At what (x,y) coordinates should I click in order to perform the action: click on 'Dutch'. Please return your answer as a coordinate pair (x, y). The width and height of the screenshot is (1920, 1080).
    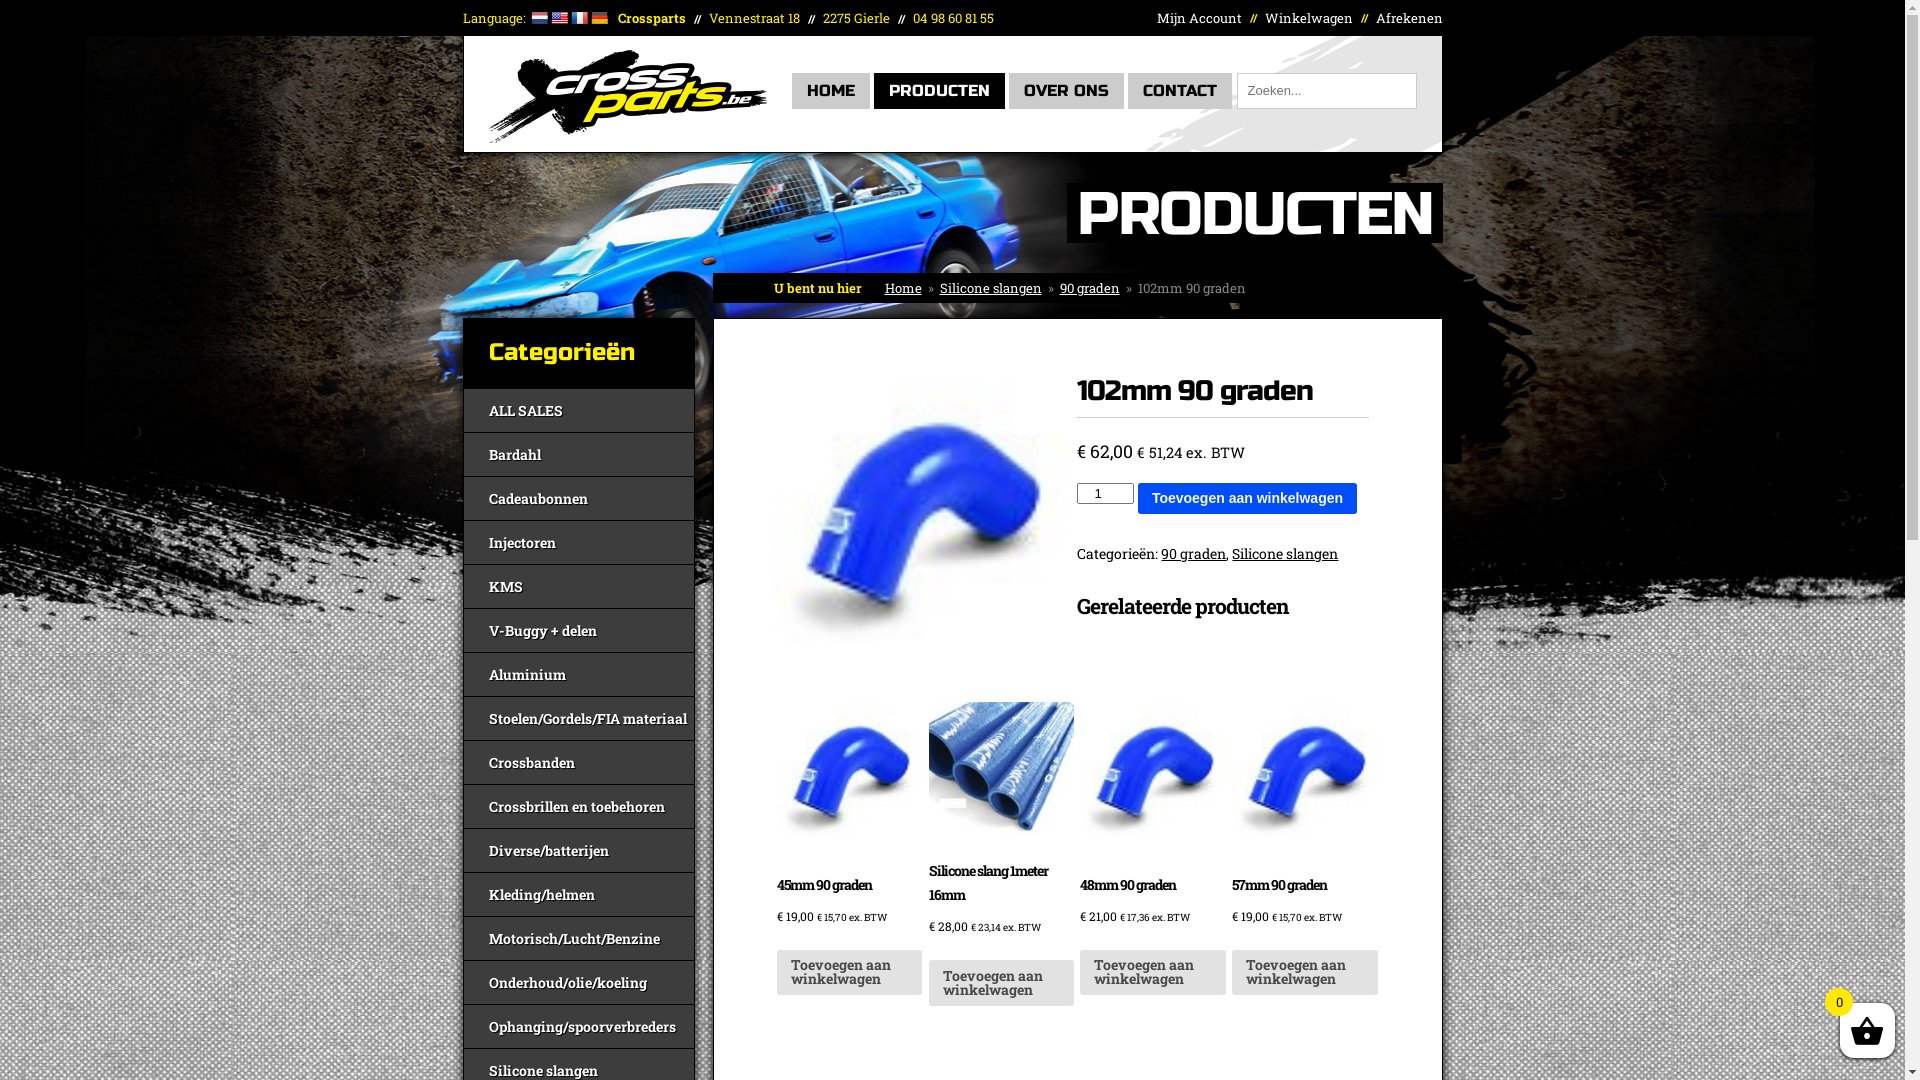
    Looking at the image, I should click on (529, 18).